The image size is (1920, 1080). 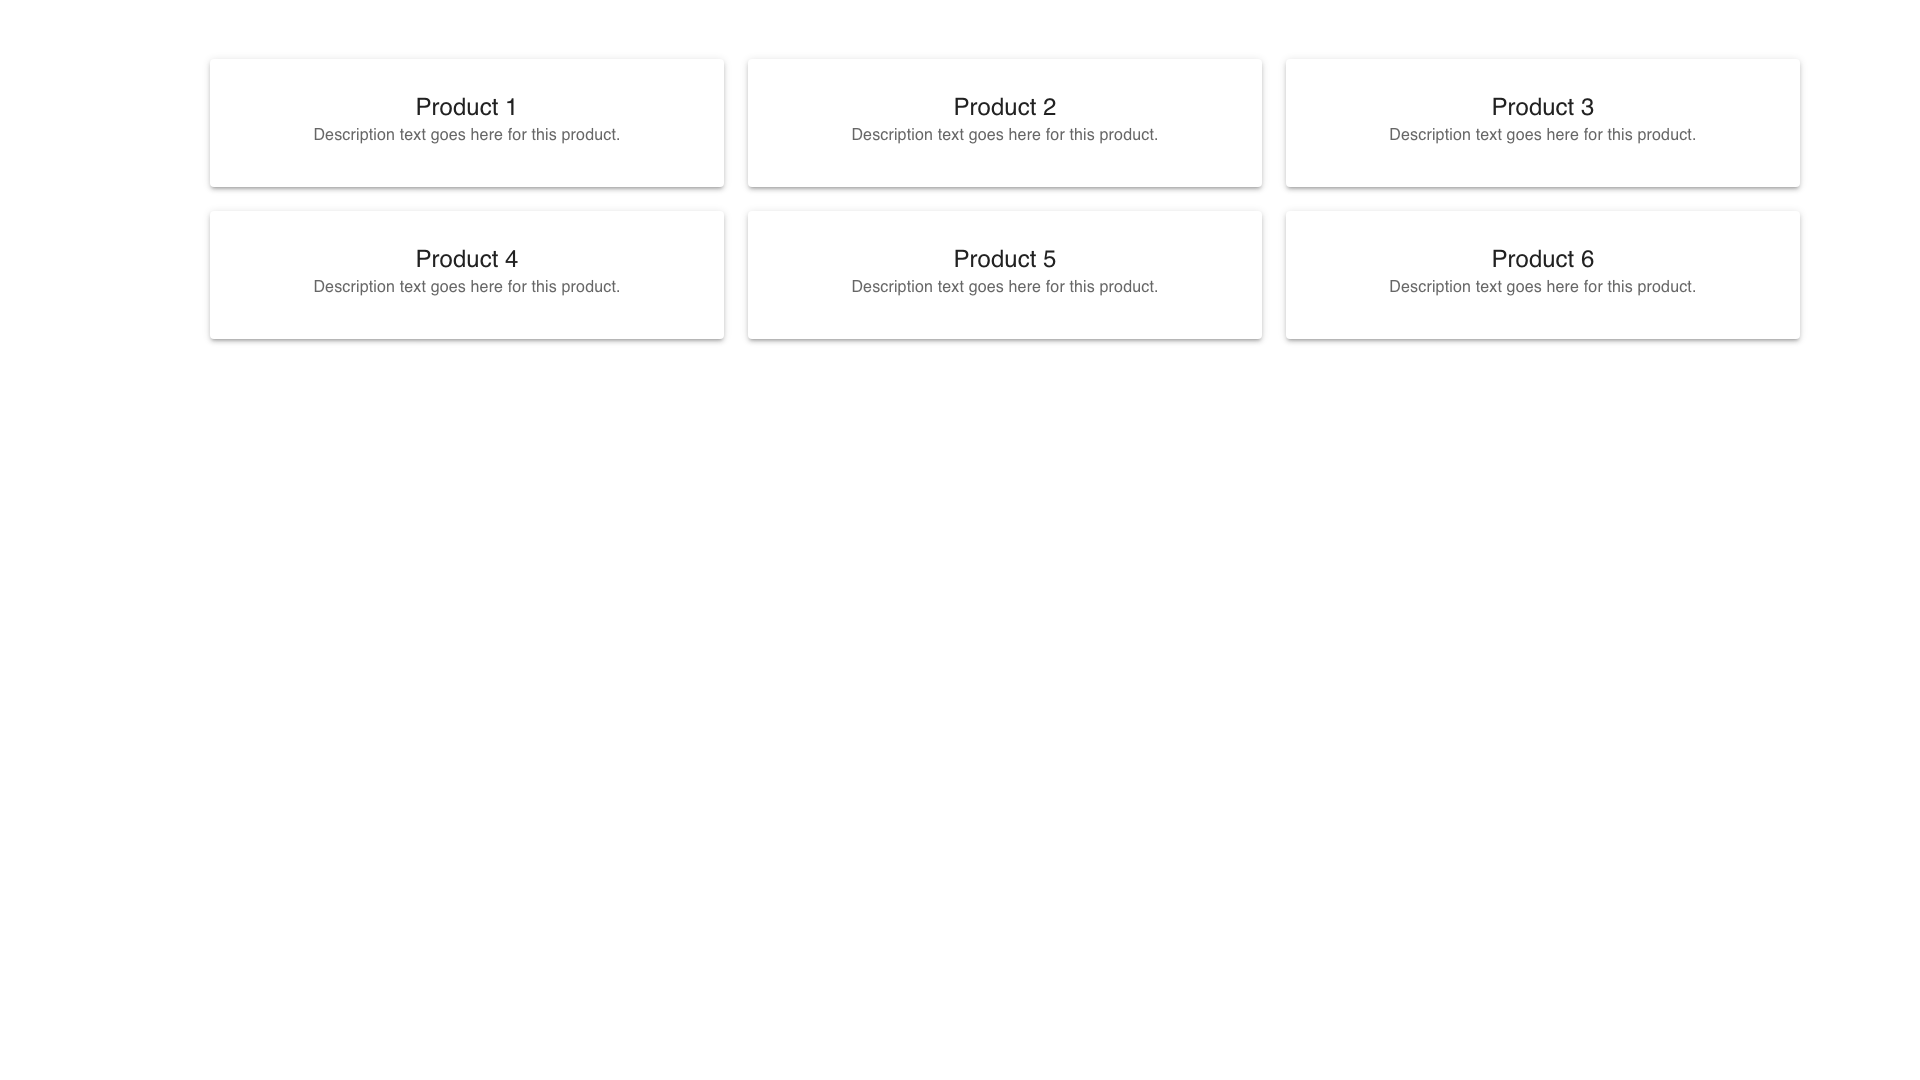 What do you see at coordinates (1004, 123) in the screenshot?
I see `the card that serves as a visual representation of a specific product, located as the second card in the first row of a grid layout, positioned between 'Product 1' and 'Product 3'` at bounding box center [1004, 123].